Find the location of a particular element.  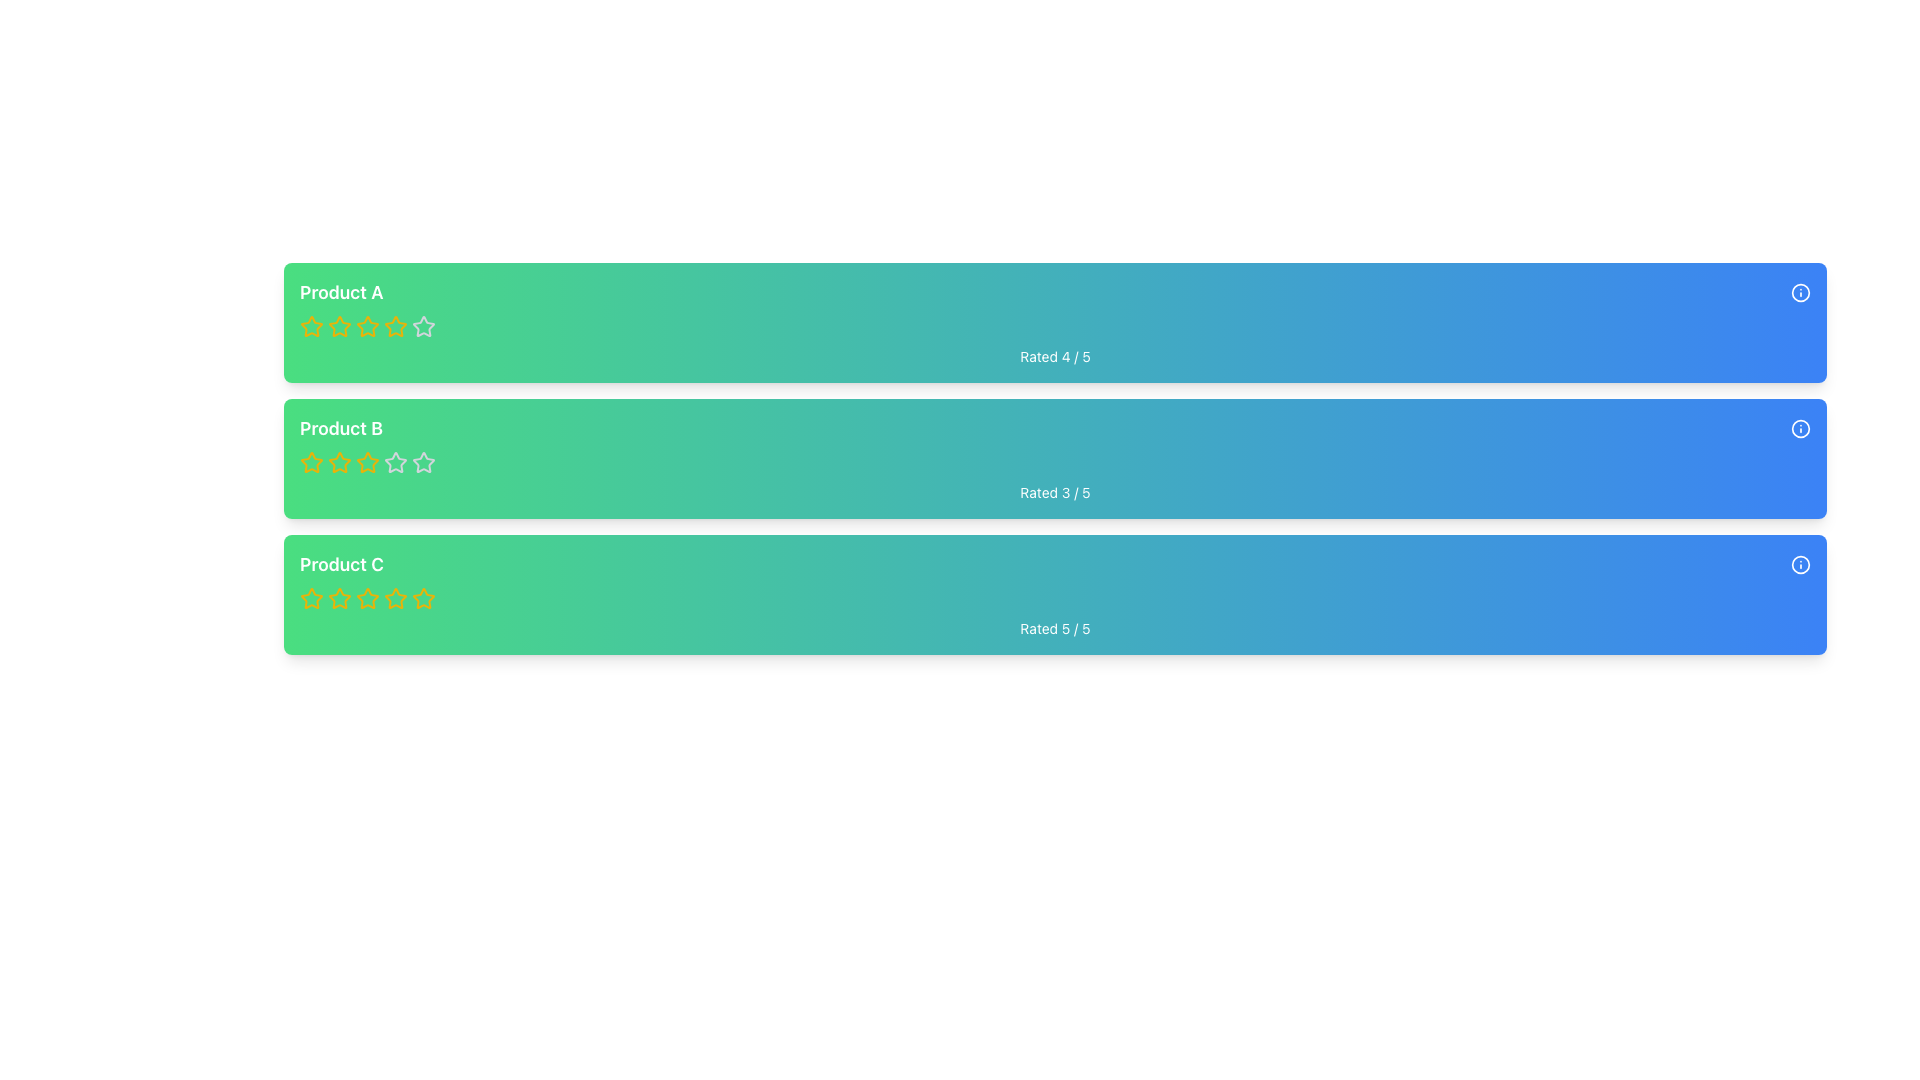

the first star icon with an orange outline and a transparent fill, located next is located at coordinates (311, 325).